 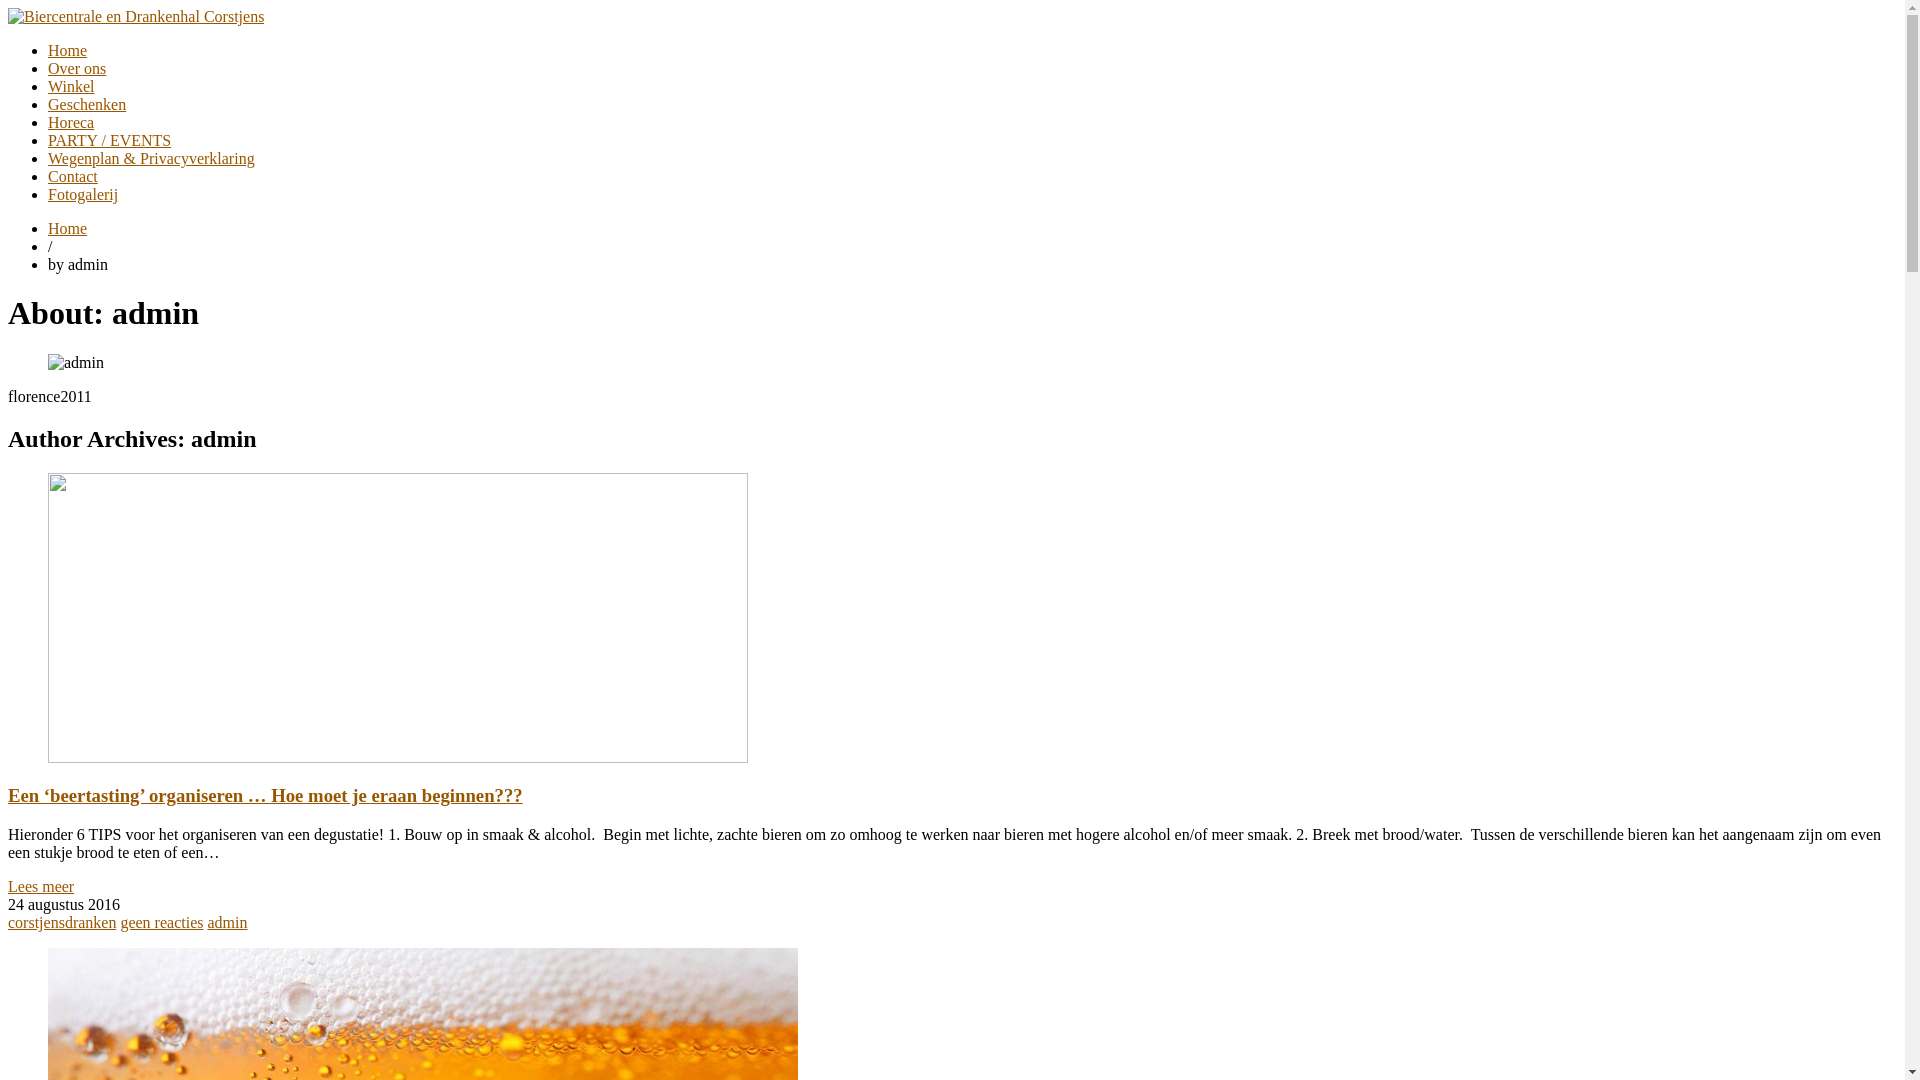 What do you see at coordinates (150, 157) in the screenshot?
I see `'Wegenplan & Privacyverklaring'` at bounding box center [150, 157].